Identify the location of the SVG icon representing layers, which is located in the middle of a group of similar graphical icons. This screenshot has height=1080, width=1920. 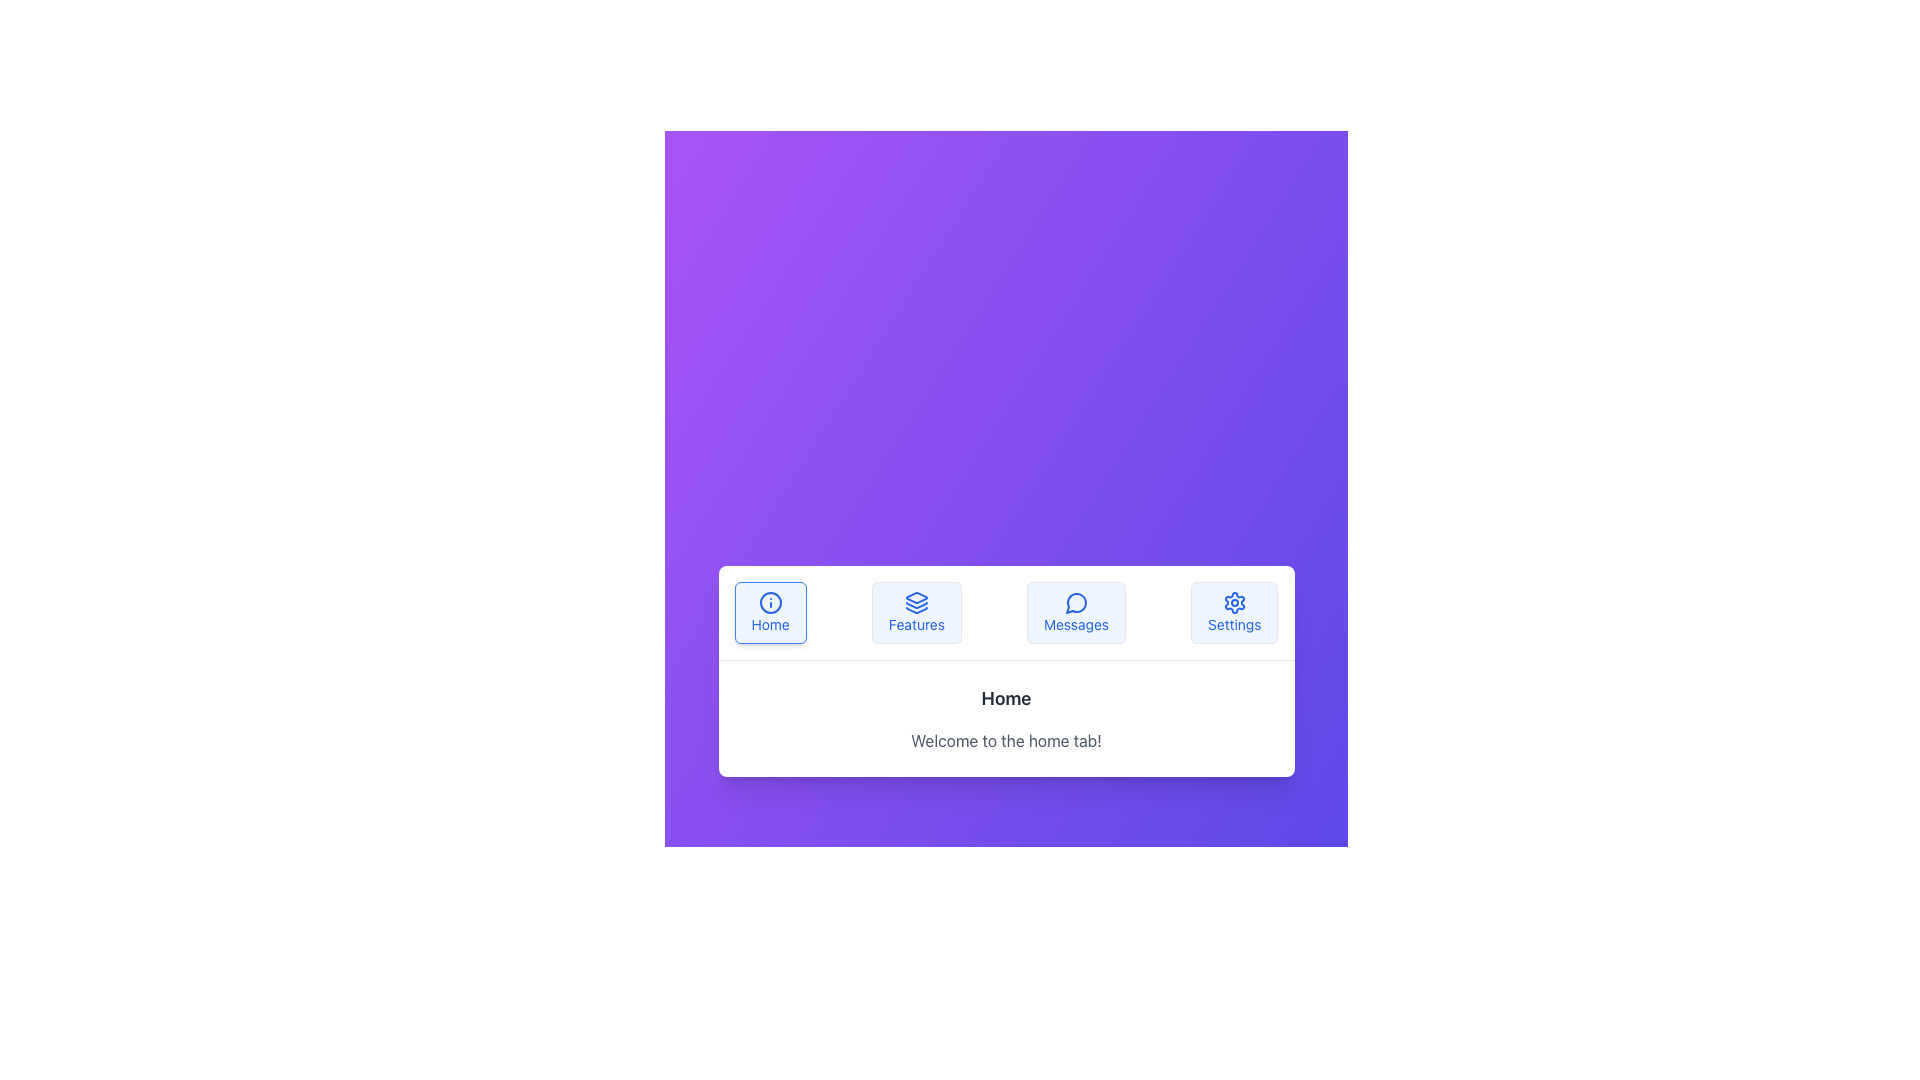
(915, 604).